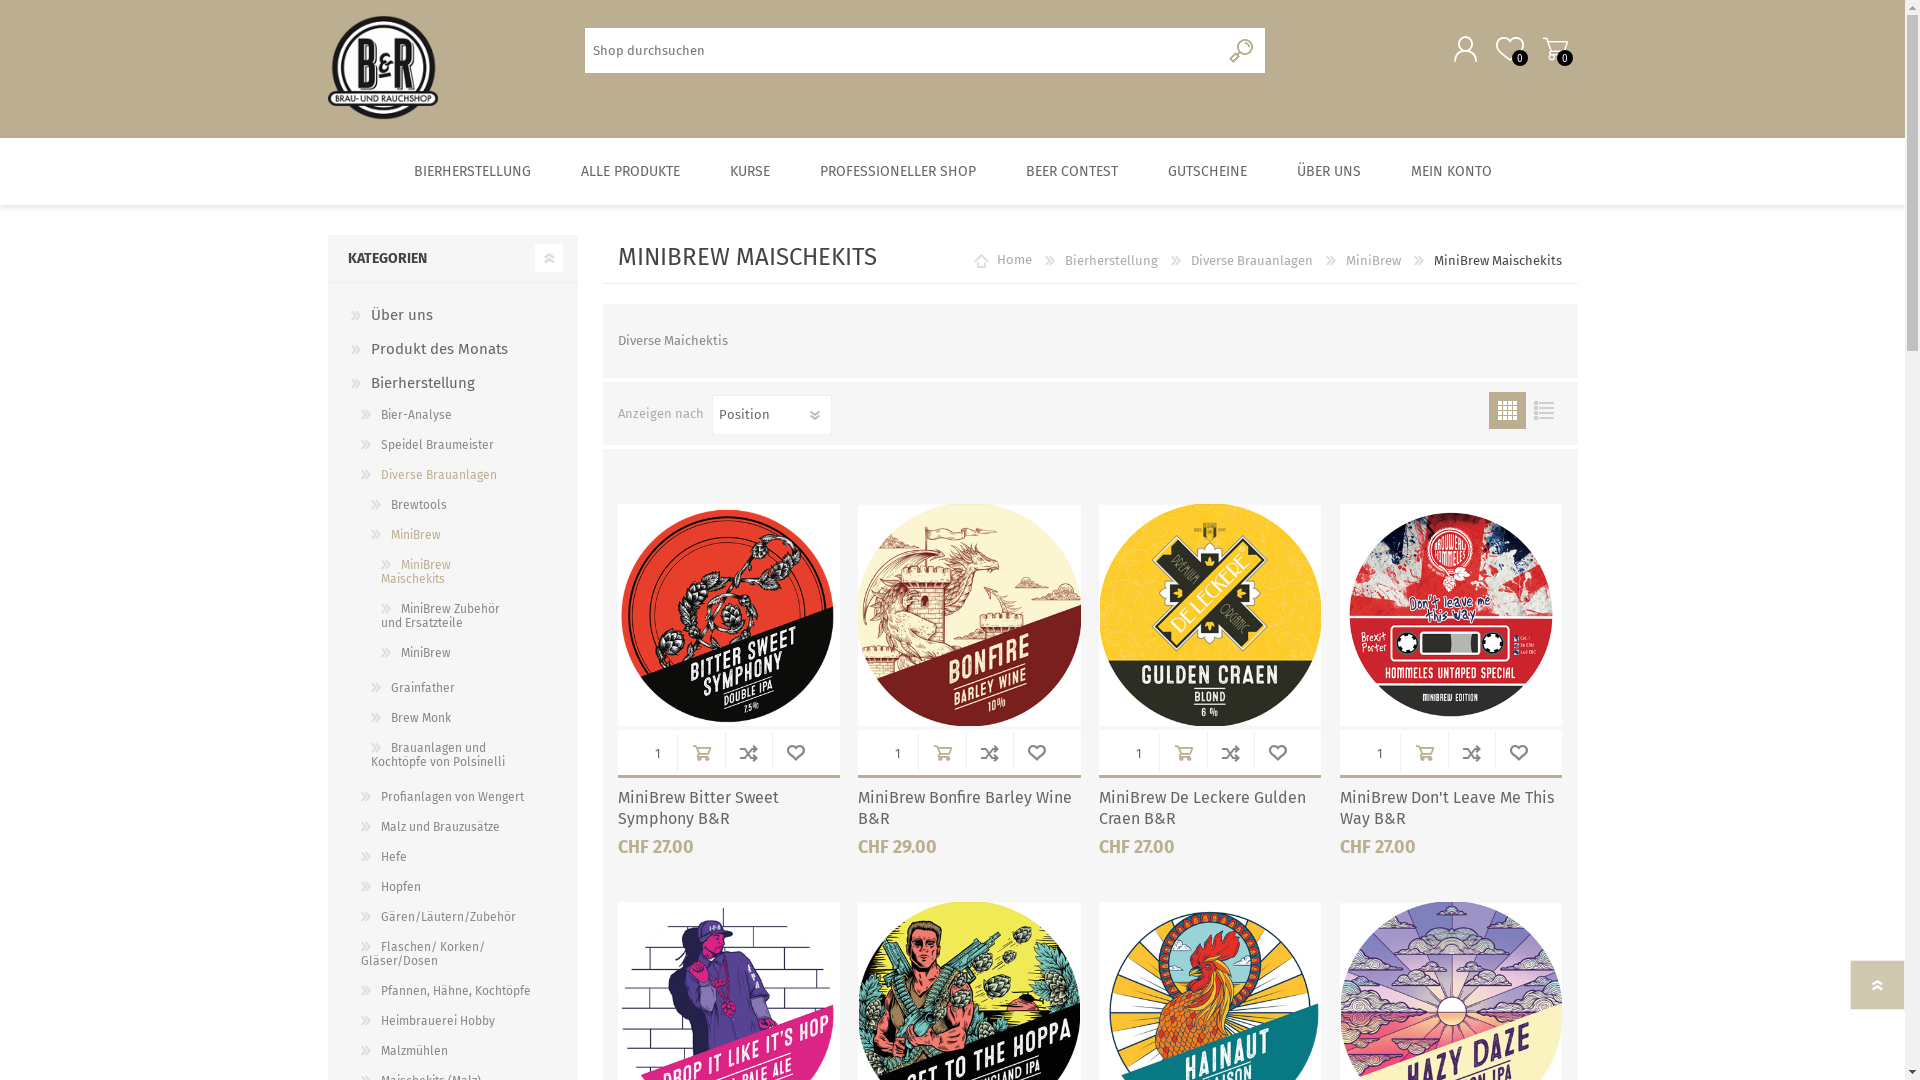 This screenshot has height=1080, width=1920. What do you see at coordinates (1160, 752) in the screenshot?
I see `'in Warenkorb'` at bounding box center [1160, 752].